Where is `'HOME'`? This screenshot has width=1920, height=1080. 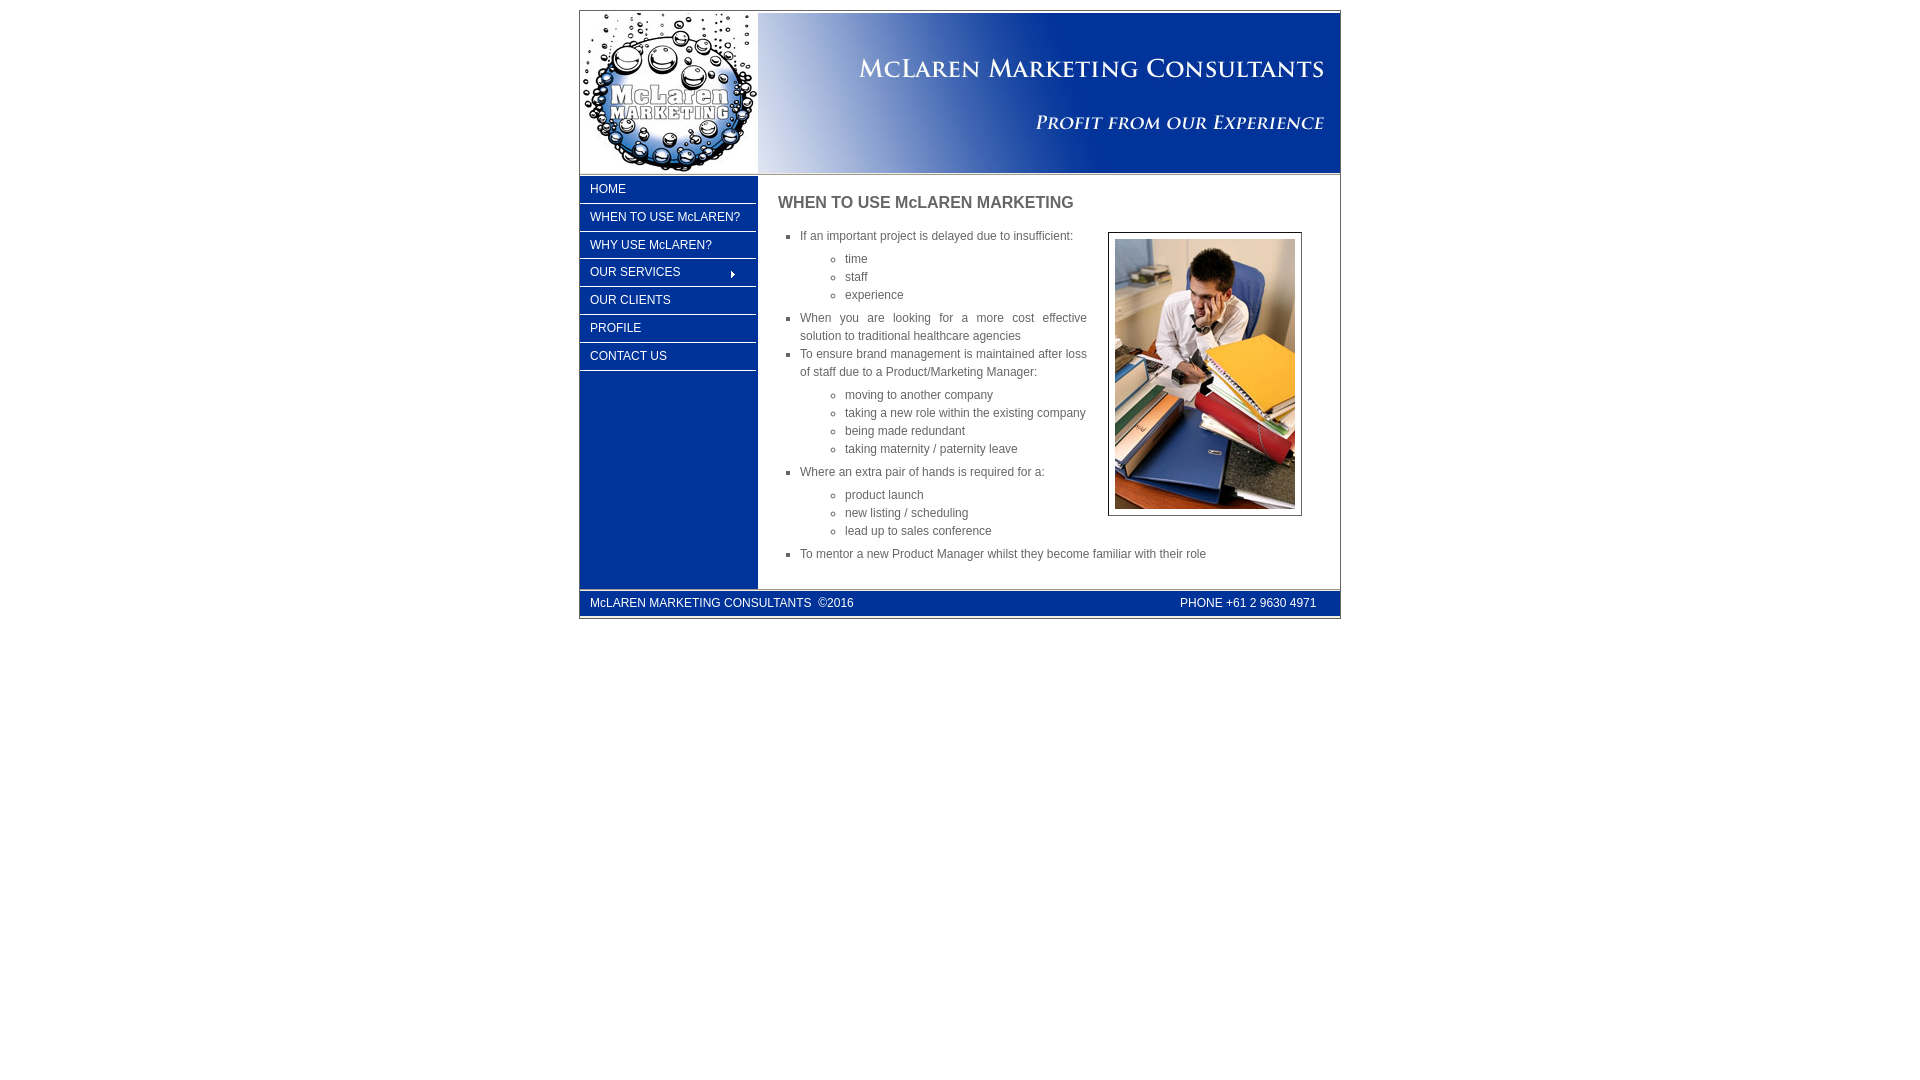
'HOME' is located at coordinates (667, 189).